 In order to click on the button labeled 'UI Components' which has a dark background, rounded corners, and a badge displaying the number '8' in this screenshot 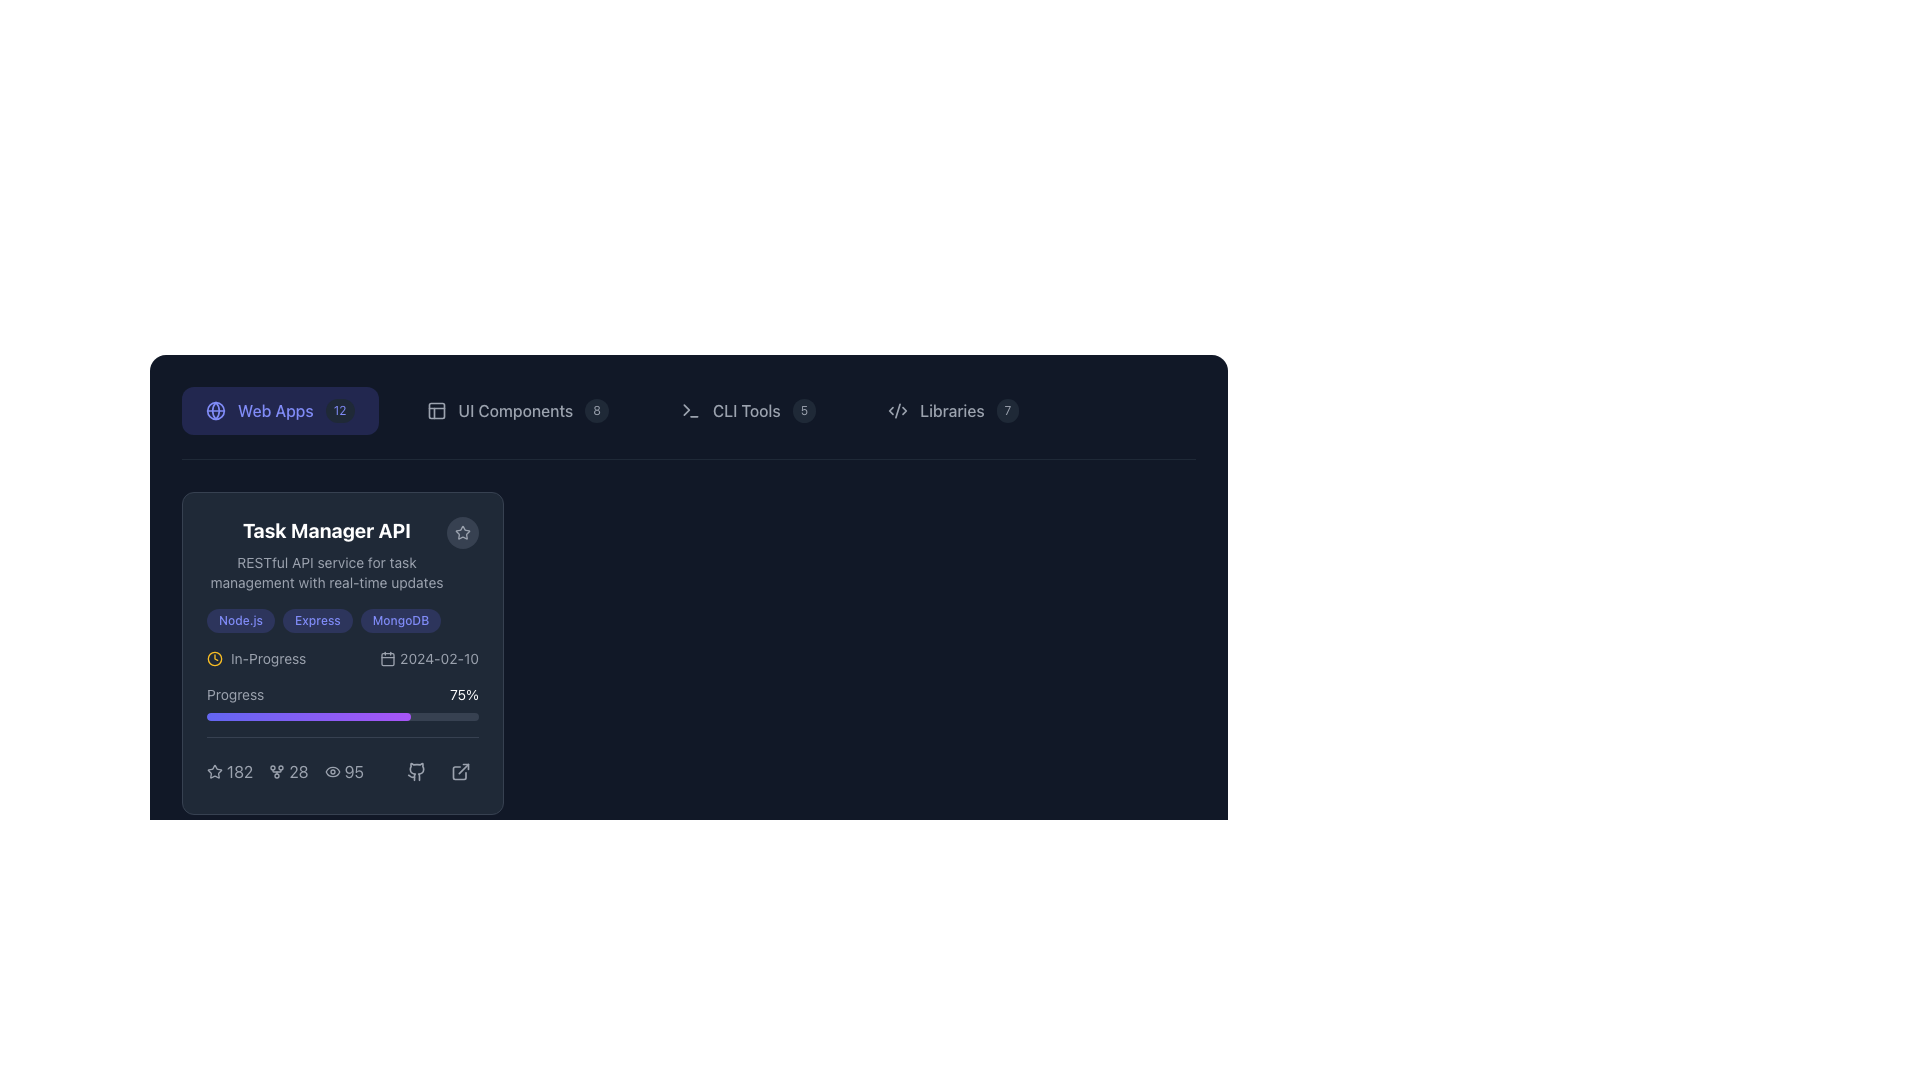, I will do `click(517, 410)`.